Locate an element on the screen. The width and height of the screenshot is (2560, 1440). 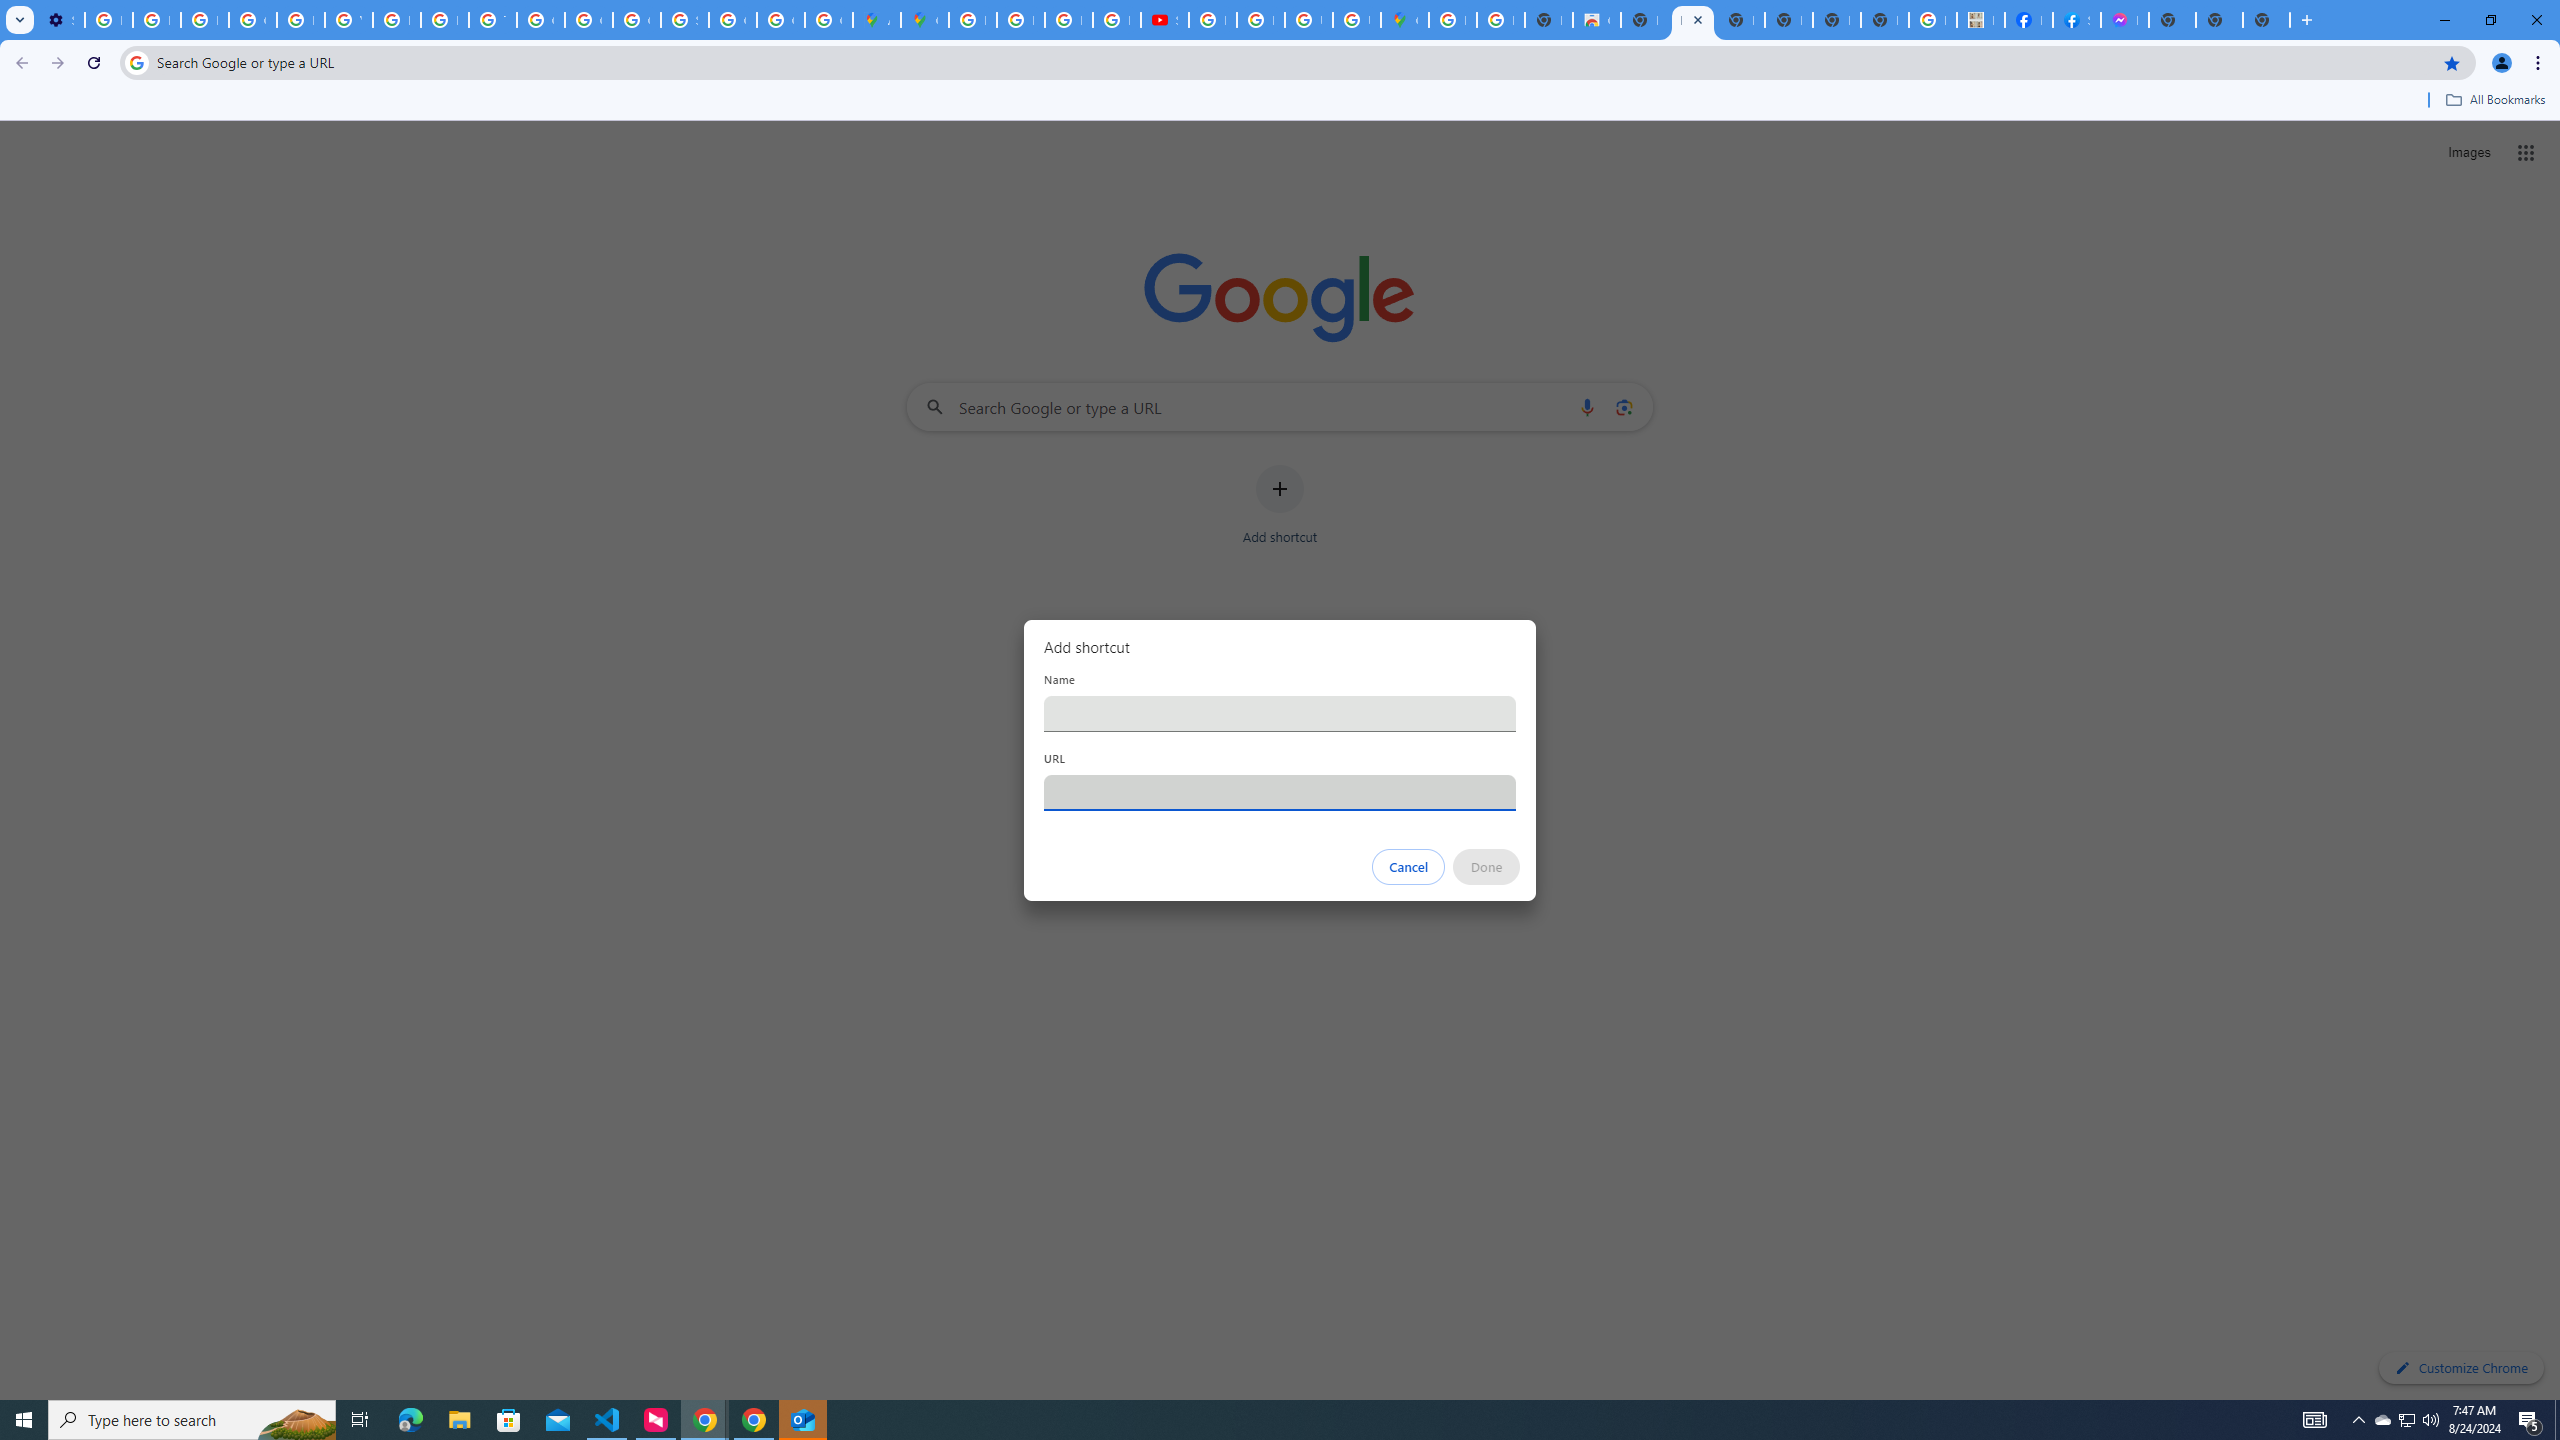
'Miley Cyrus | Facebook' is located at coordinates (2027, 19).